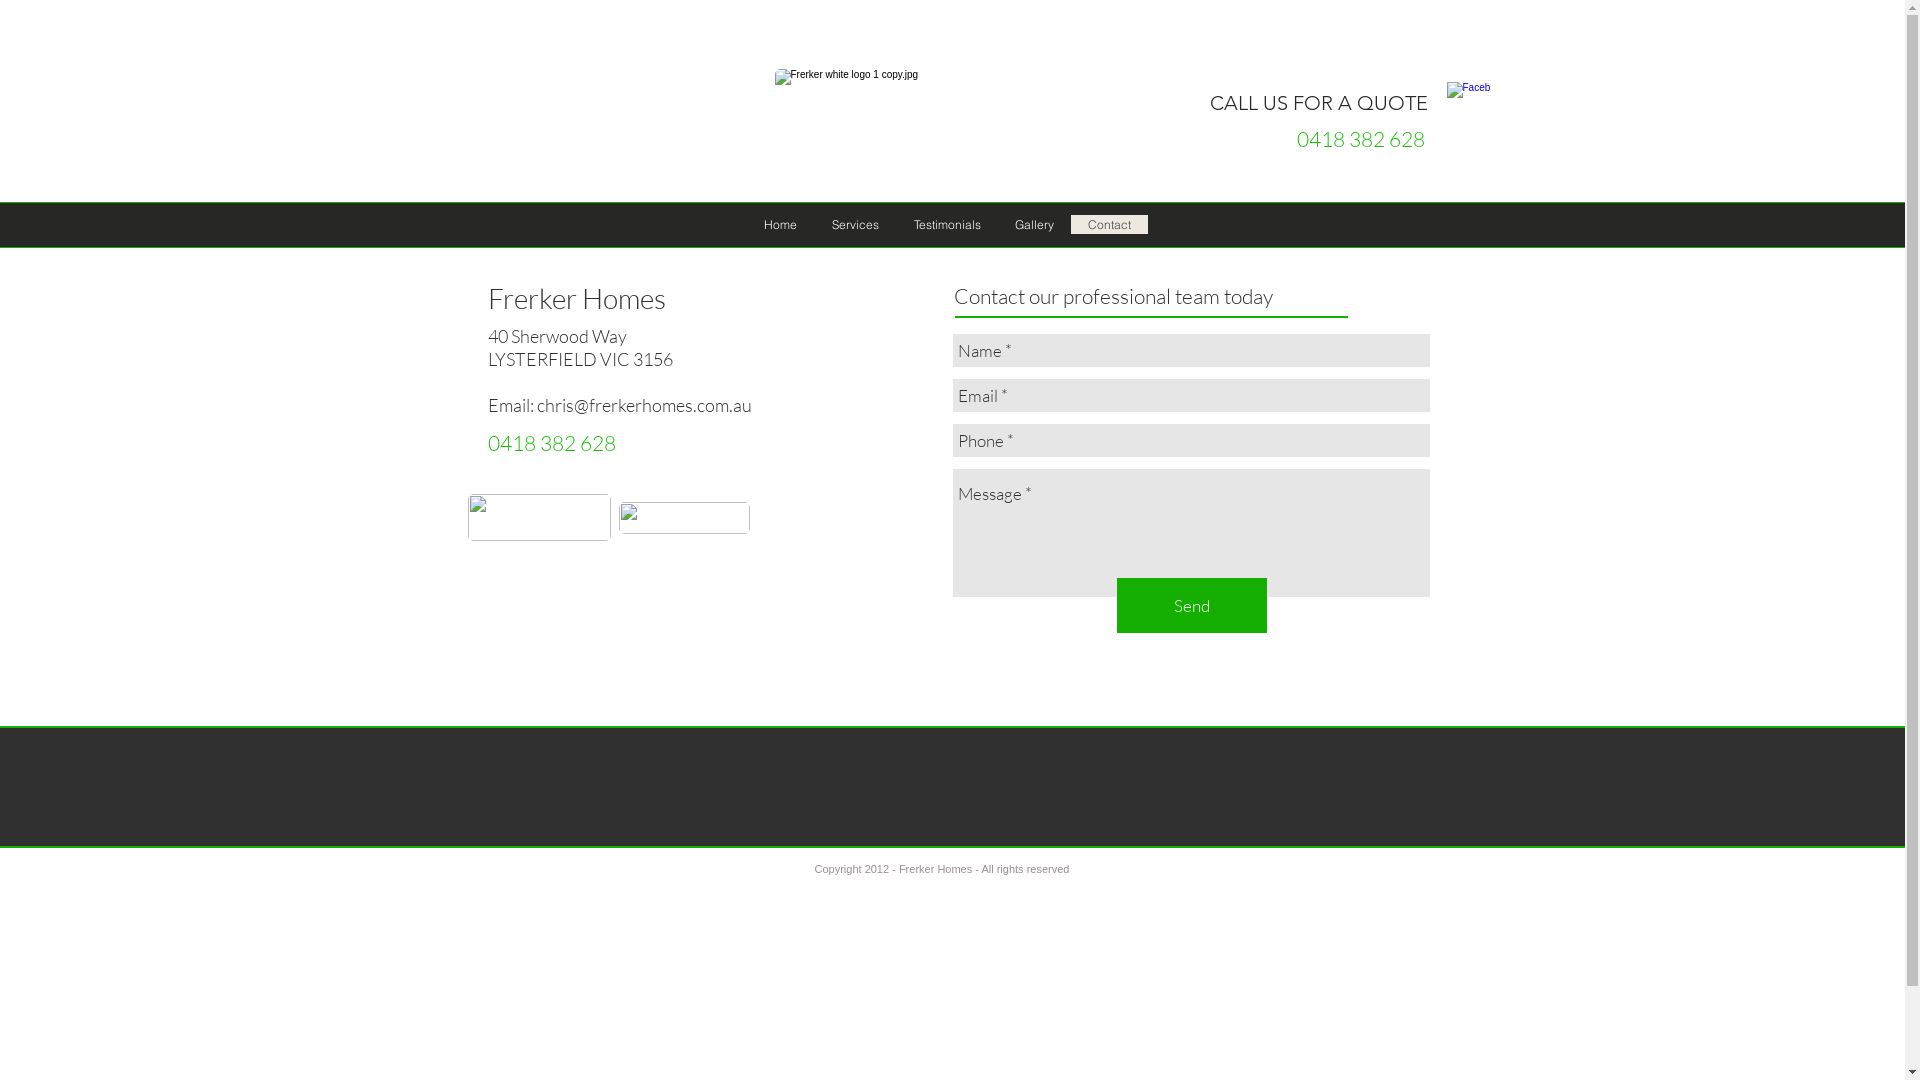 This screenshot has height=1080, width=1920. Describe the element at coordinates (930, 119) in the screenshot. I see `'Frerker white logo 1 copy.jpg'` at that location.